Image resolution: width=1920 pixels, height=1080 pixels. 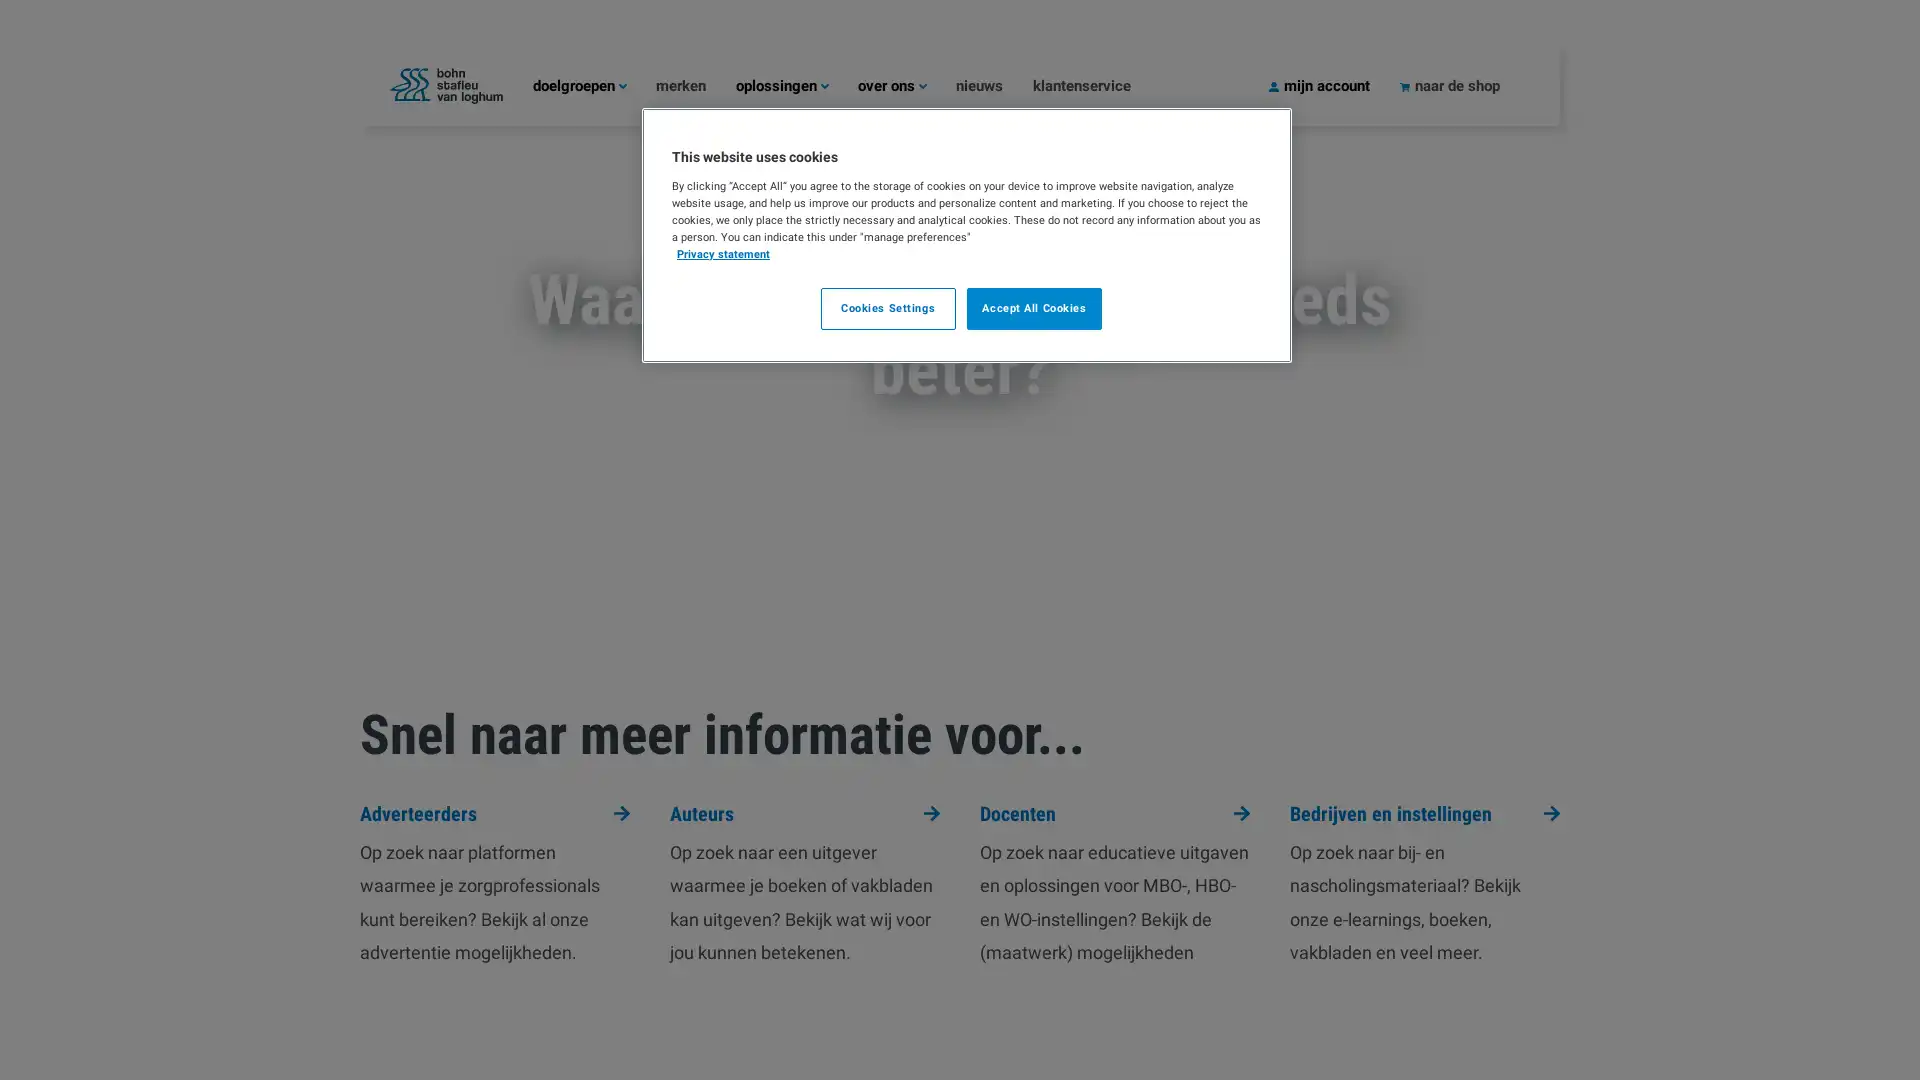 What do you see at coordinates (886, 308) in the screenshot?
I see `Cookies Settings` at bounding box center [886, 308].